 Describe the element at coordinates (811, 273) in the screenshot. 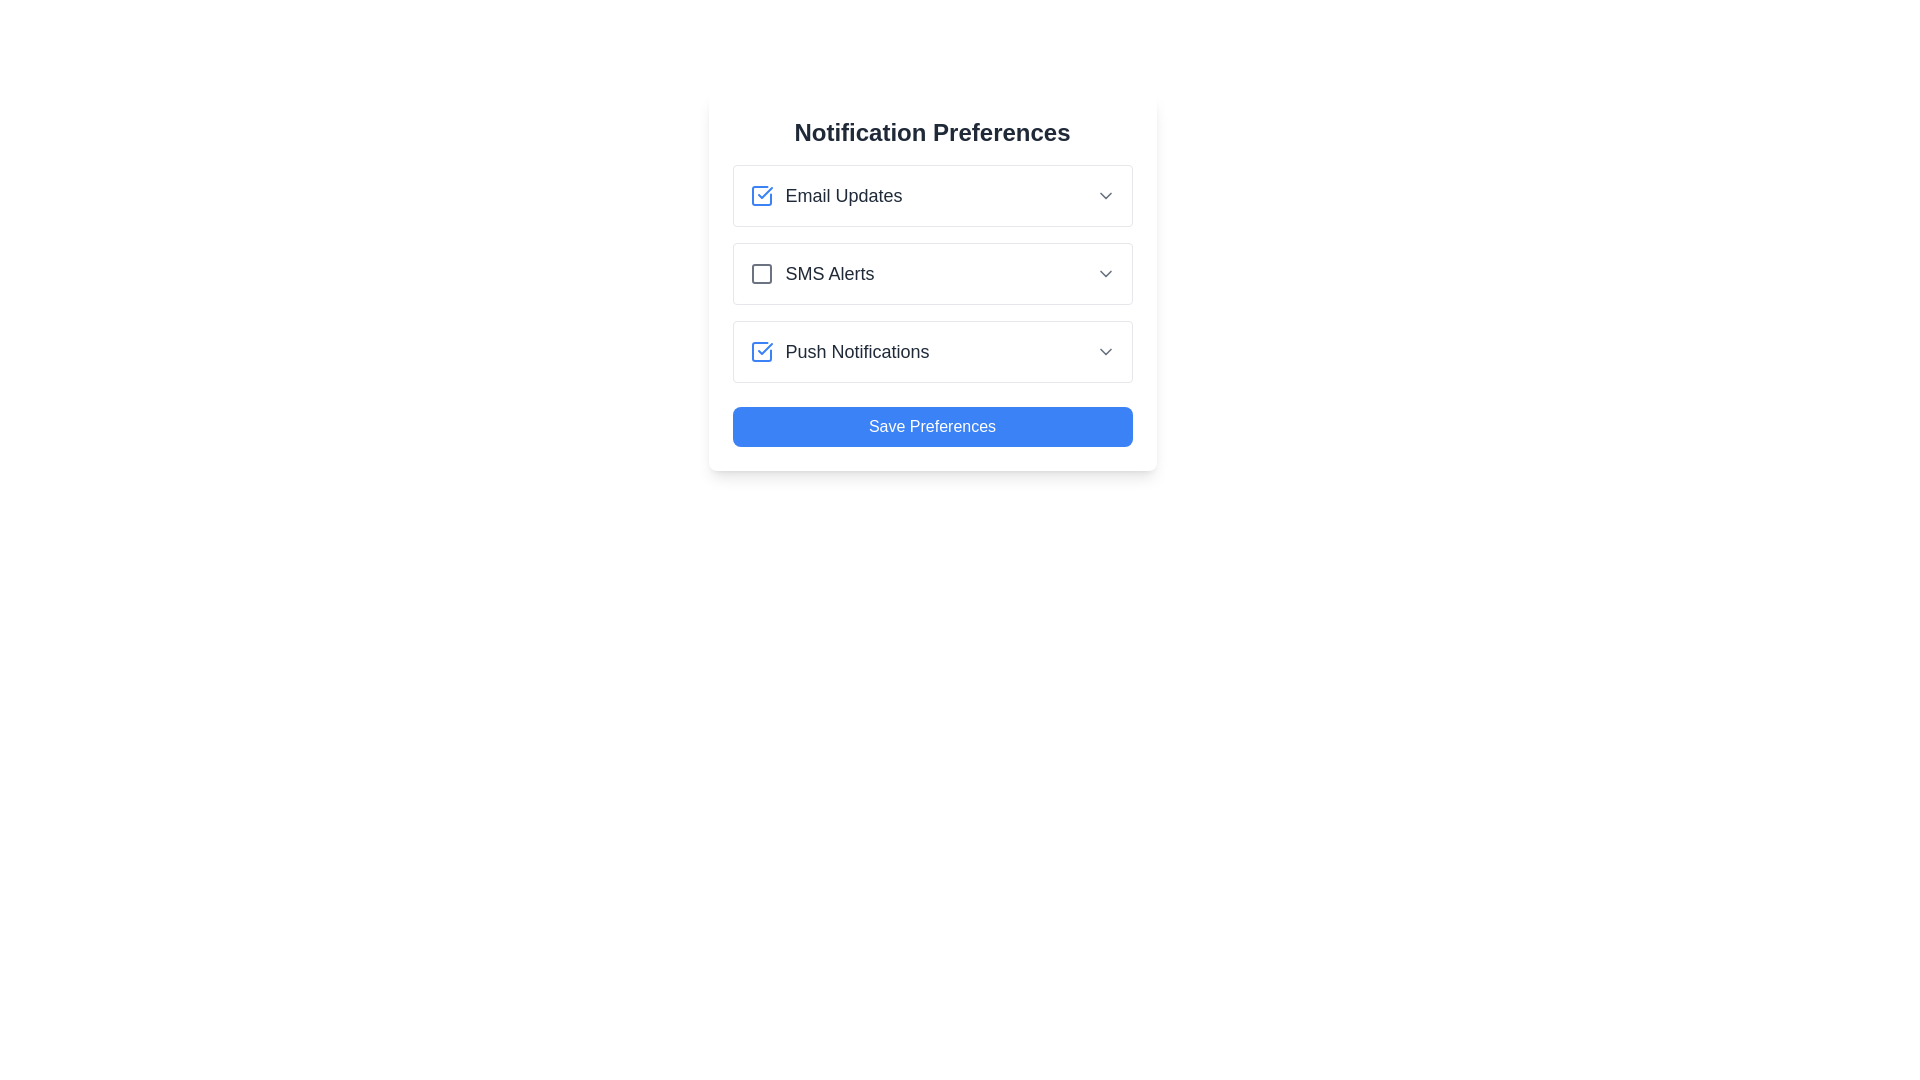

I see `the 'SMS Alerts' checkbox text` at that location.